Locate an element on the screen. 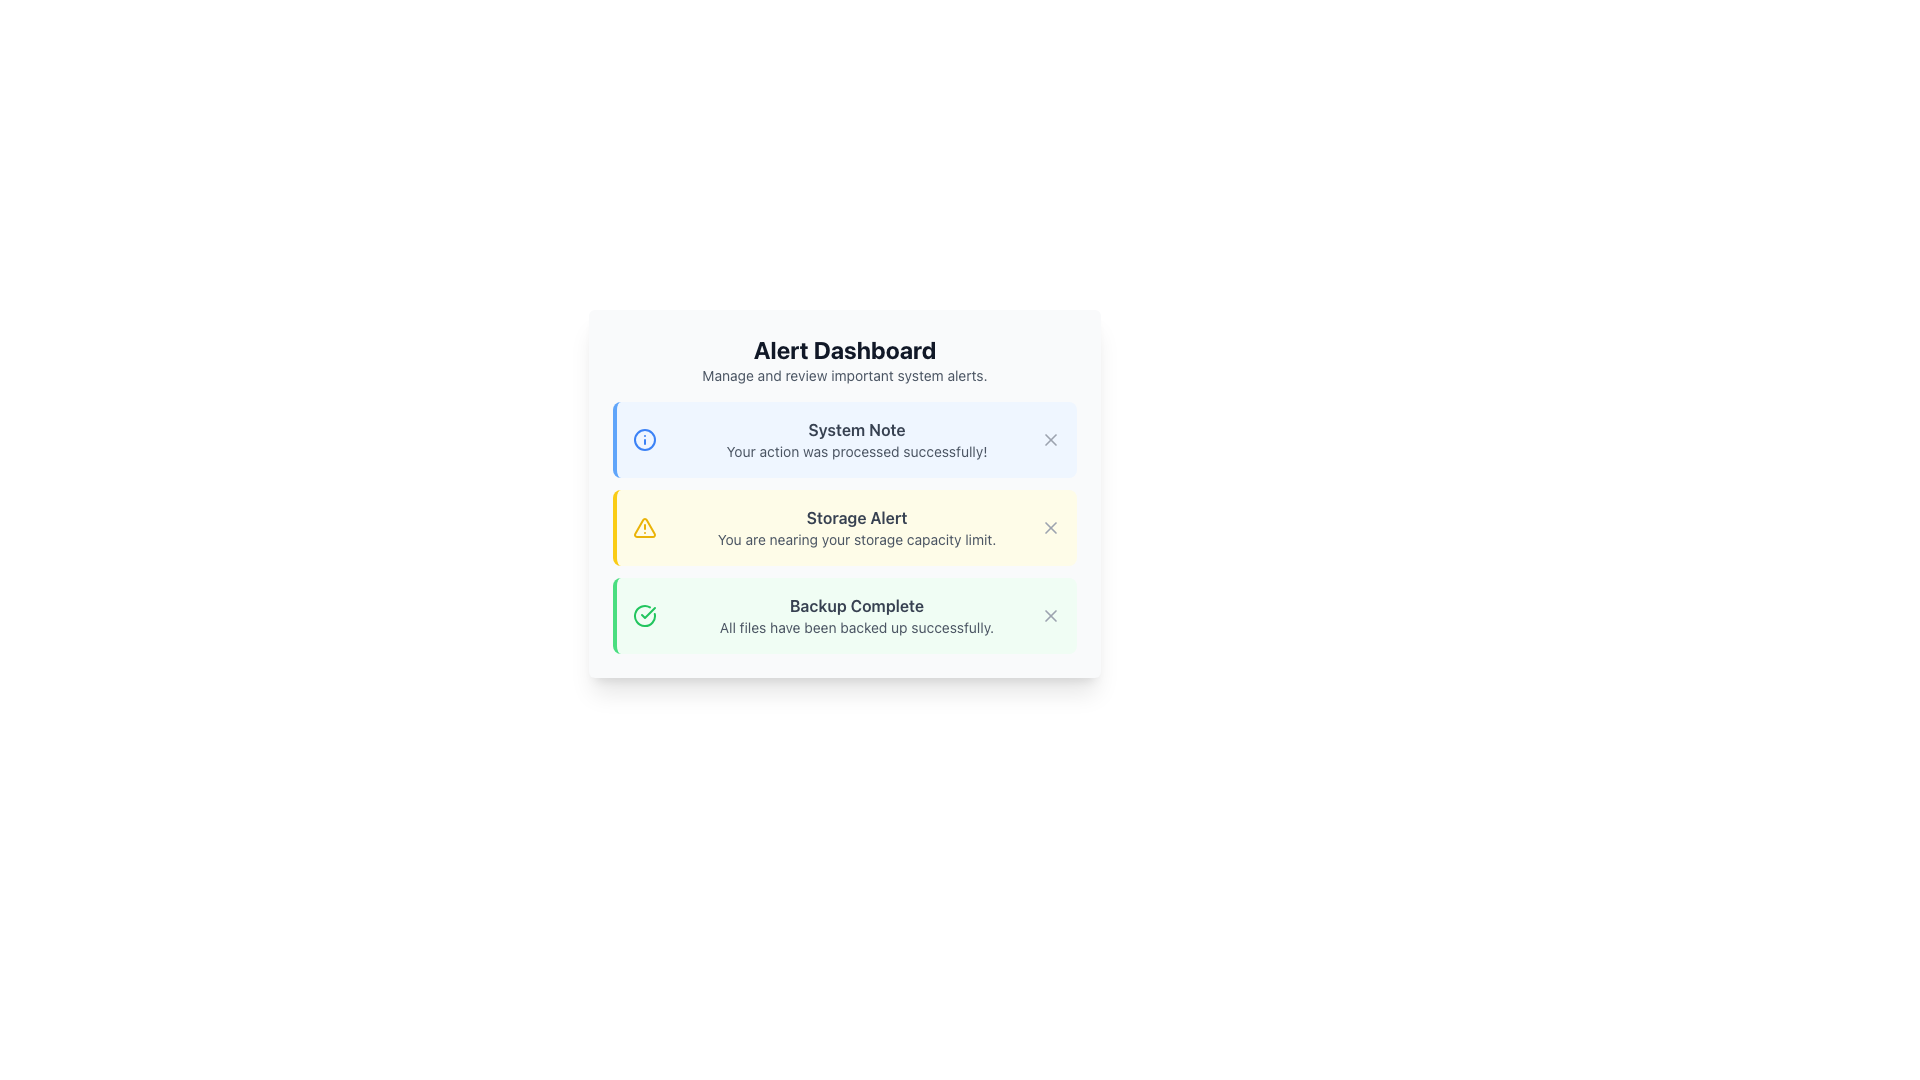 This screenshot has width=1920, height=1080. the text label that serves as a title for the notification indicating successful completion of a backup process, located at the bottom of the green-styled notification section is located at coordinates (857, 604).